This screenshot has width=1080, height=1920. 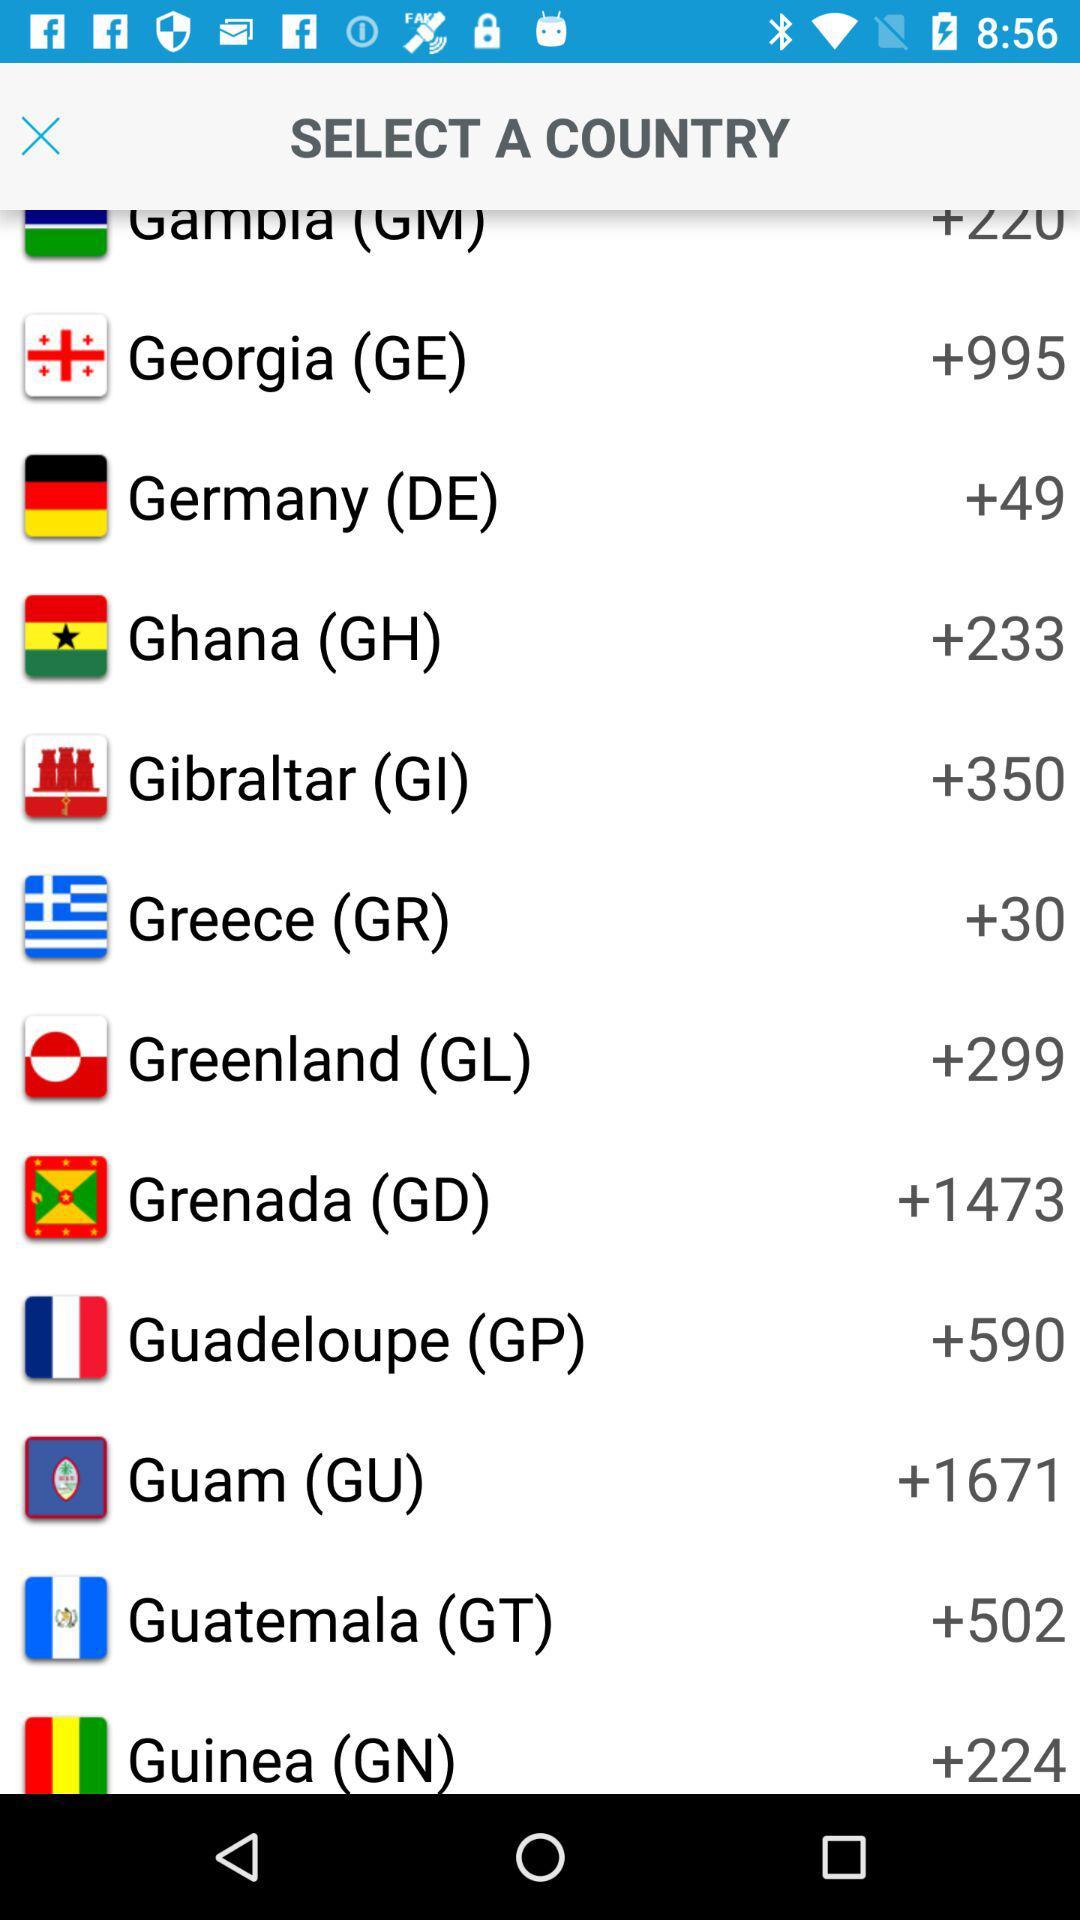 I want to click on guadeloupe (gp), so click(x=356, y=1337).